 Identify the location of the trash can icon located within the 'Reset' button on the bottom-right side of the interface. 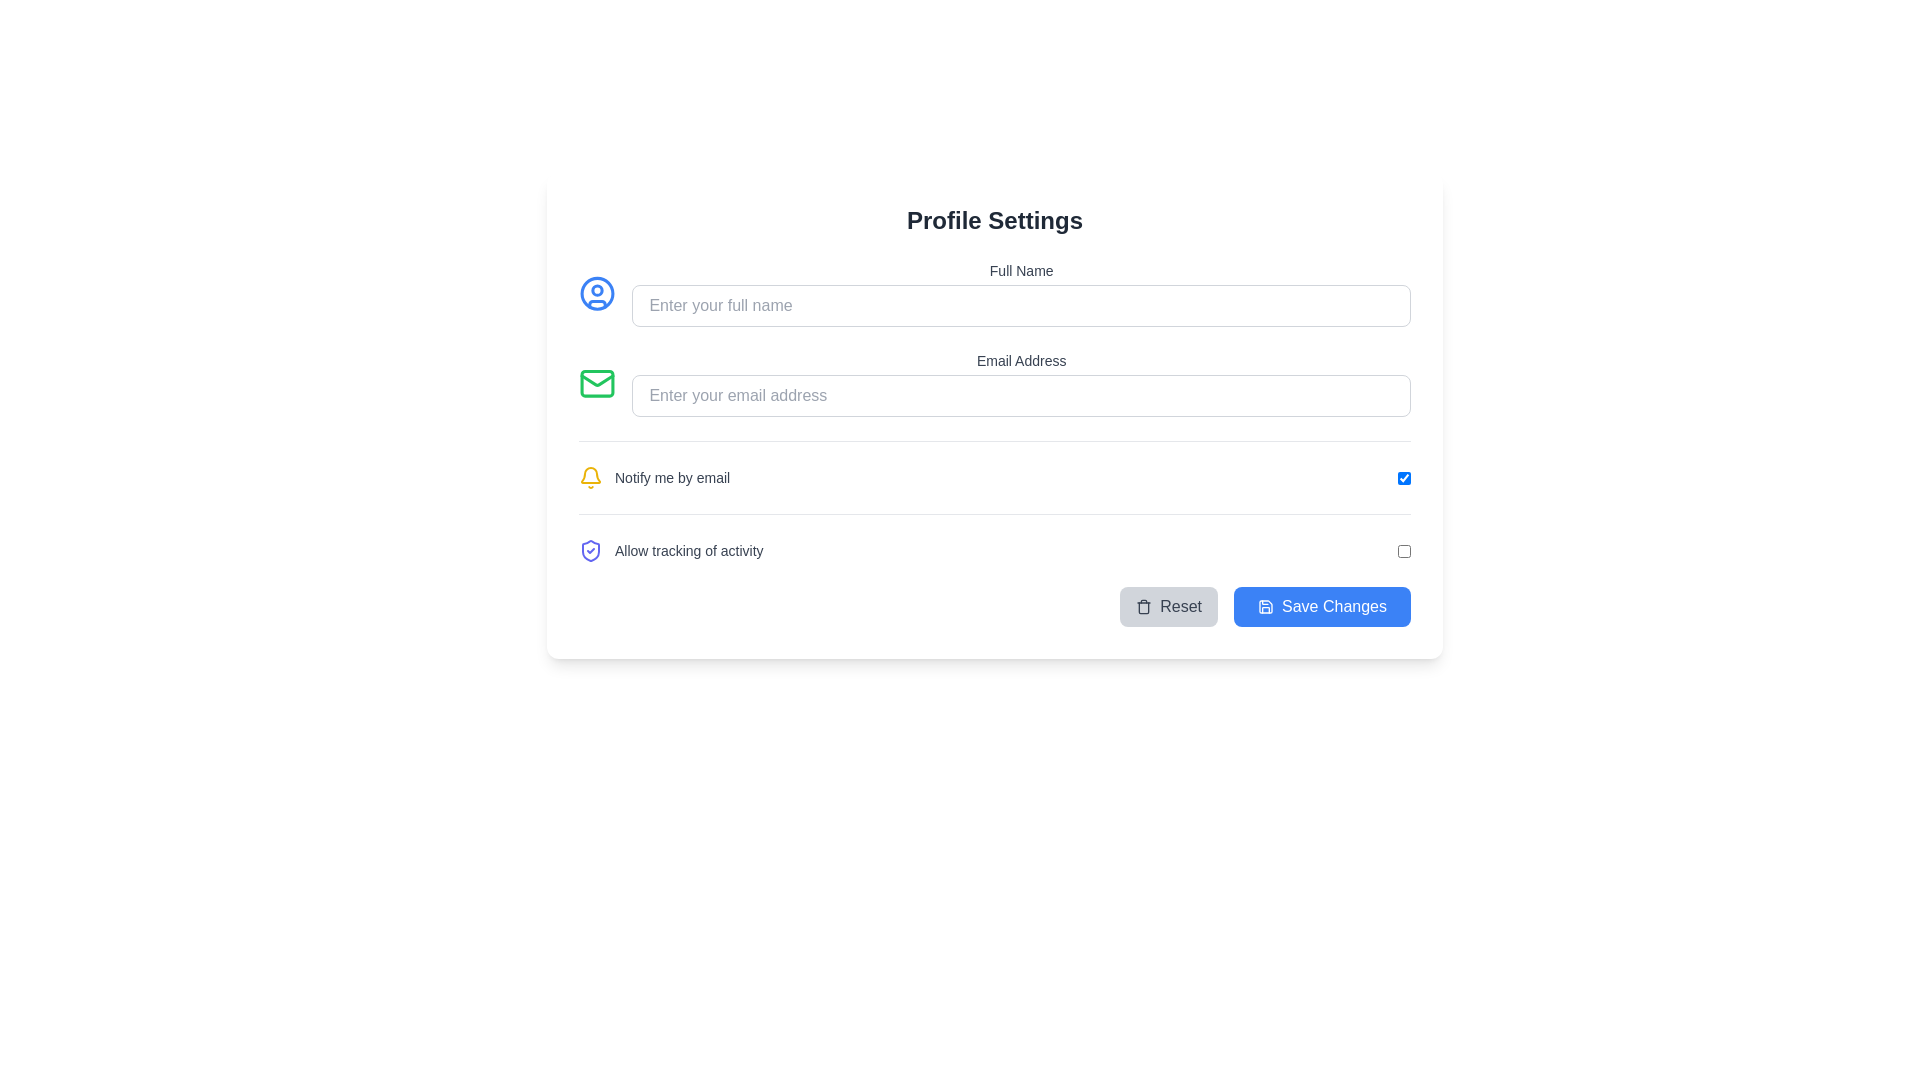
(1144, 605).